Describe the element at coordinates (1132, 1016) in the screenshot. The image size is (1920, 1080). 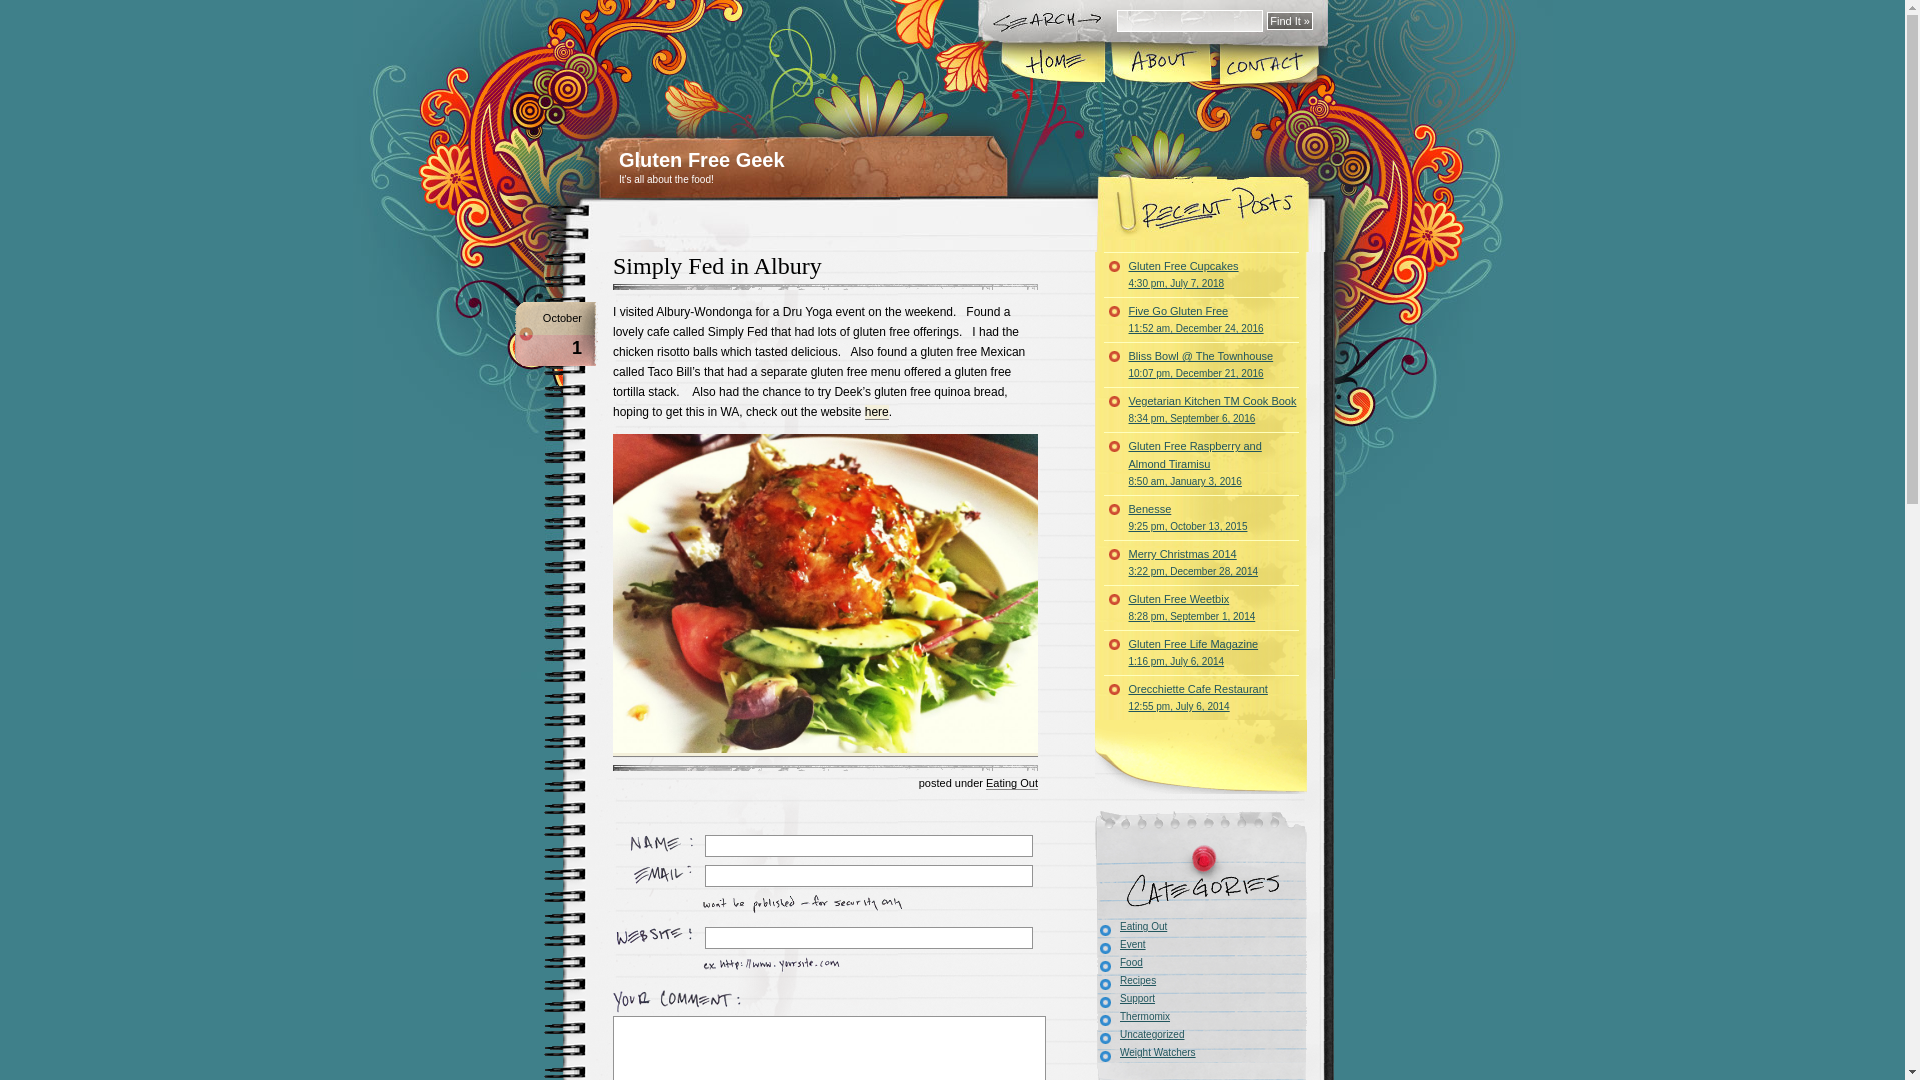
I see `'Thermomix'` at that location.